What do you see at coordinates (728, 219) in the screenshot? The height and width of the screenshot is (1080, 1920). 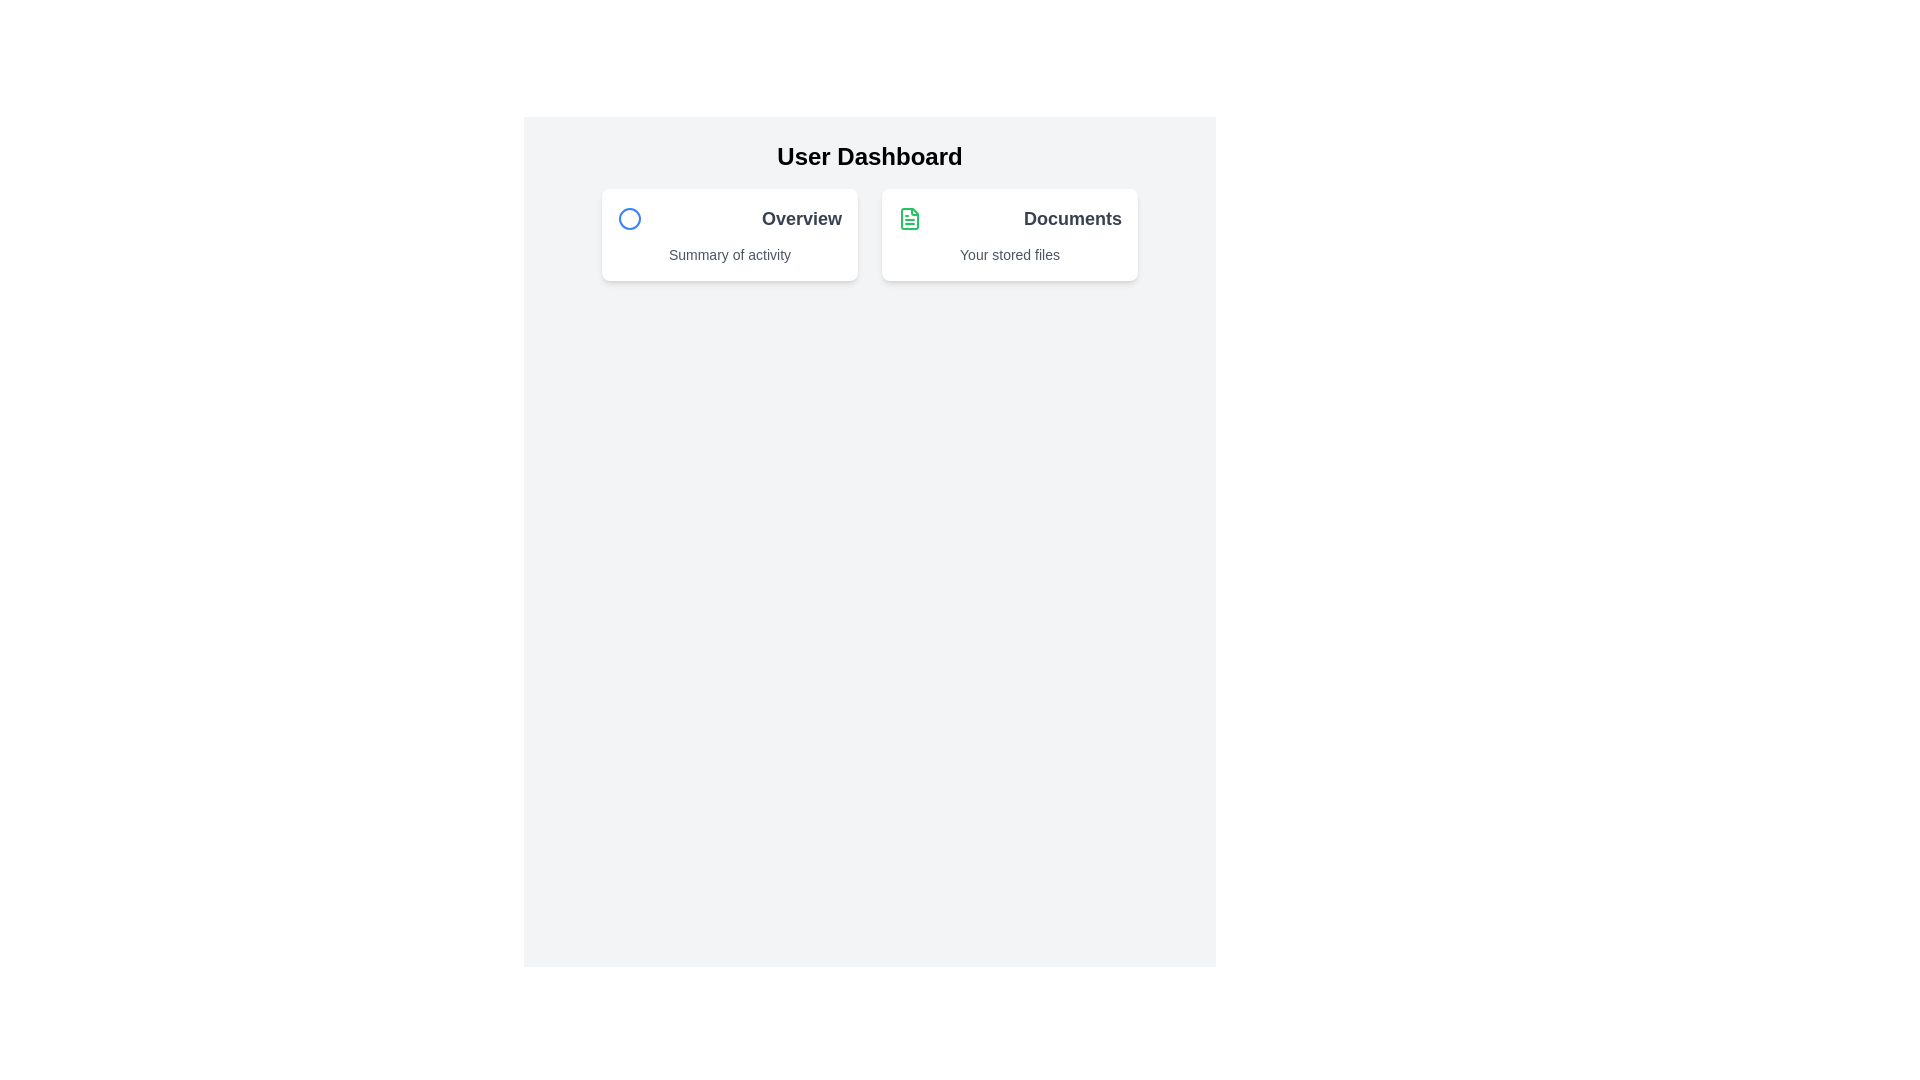 I see `Text-Based Label that serves as a title or heading within the white card on the top-left side of the dashboard for development purposes` at bounding box center [728, 219].